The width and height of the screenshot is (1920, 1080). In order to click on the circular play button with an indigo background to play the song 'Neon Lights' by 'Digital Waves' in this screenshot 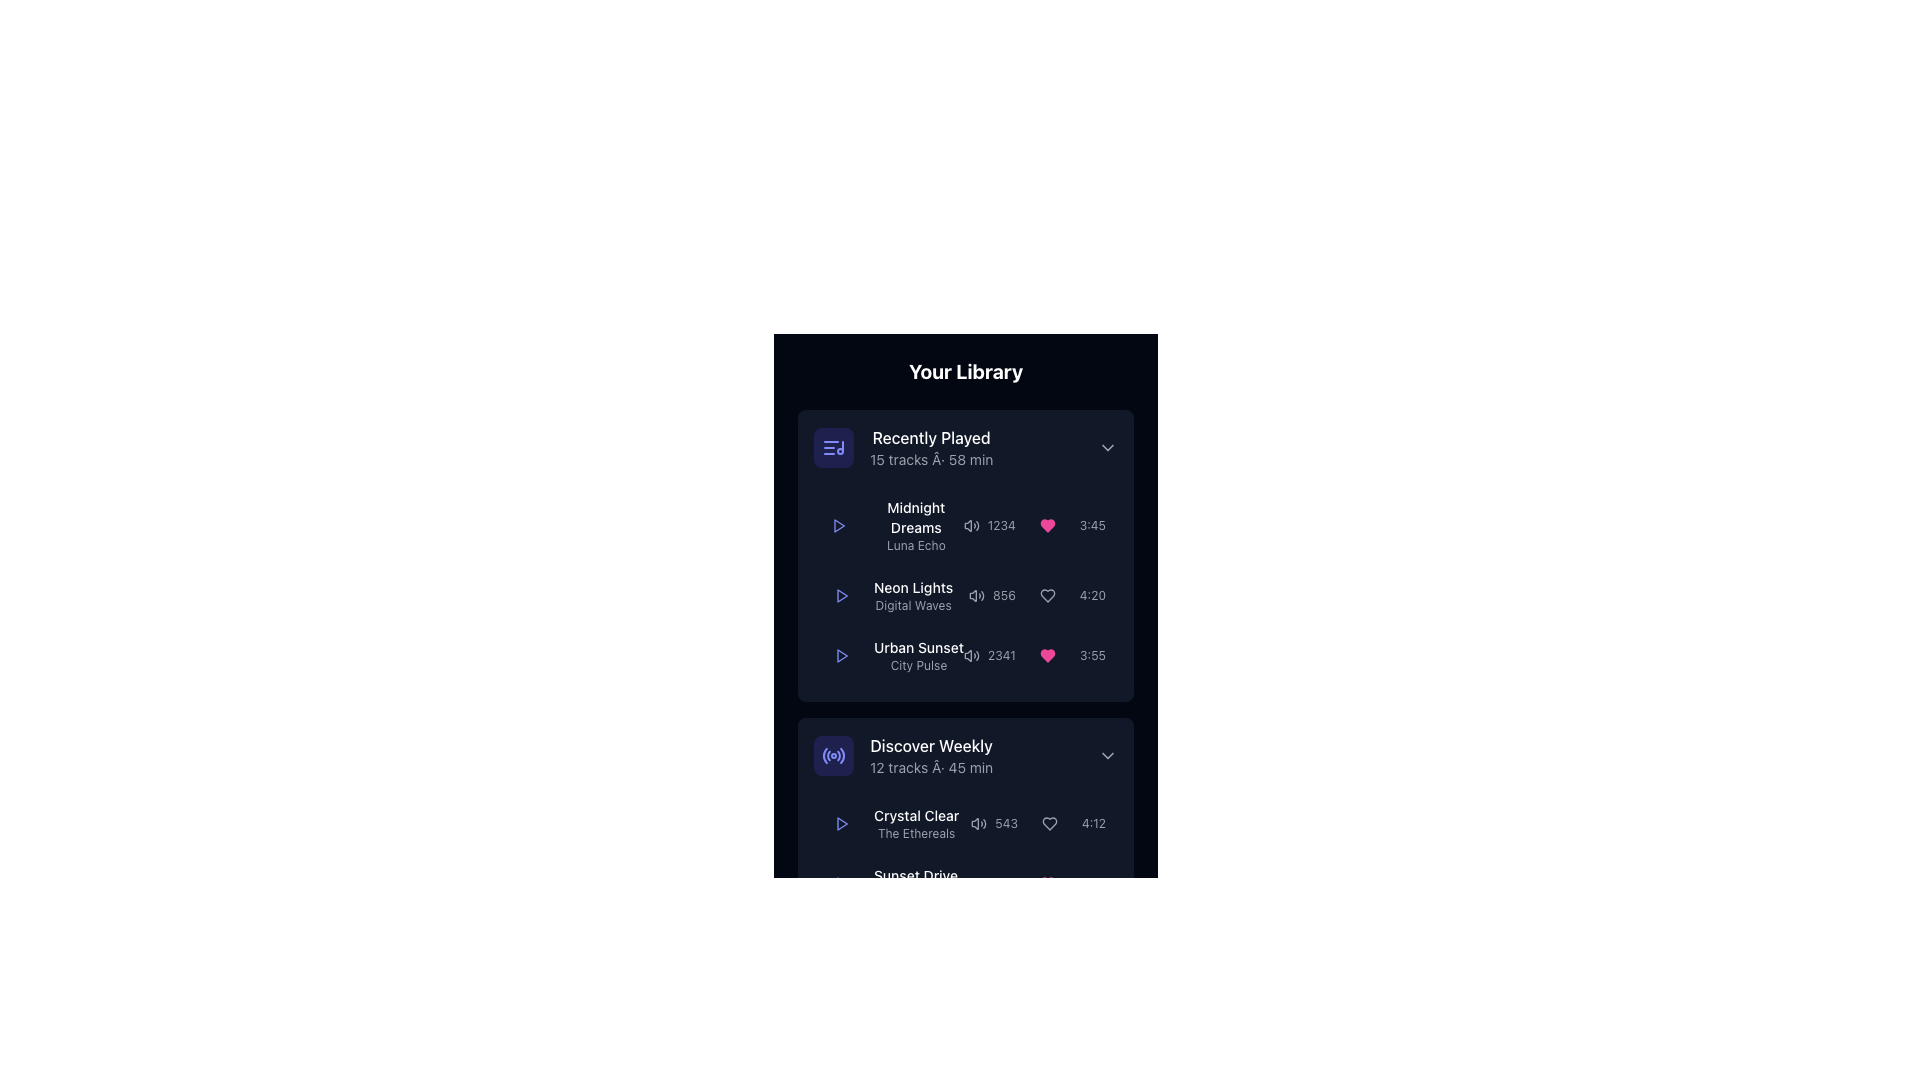, I will do `click(841, 595)`.